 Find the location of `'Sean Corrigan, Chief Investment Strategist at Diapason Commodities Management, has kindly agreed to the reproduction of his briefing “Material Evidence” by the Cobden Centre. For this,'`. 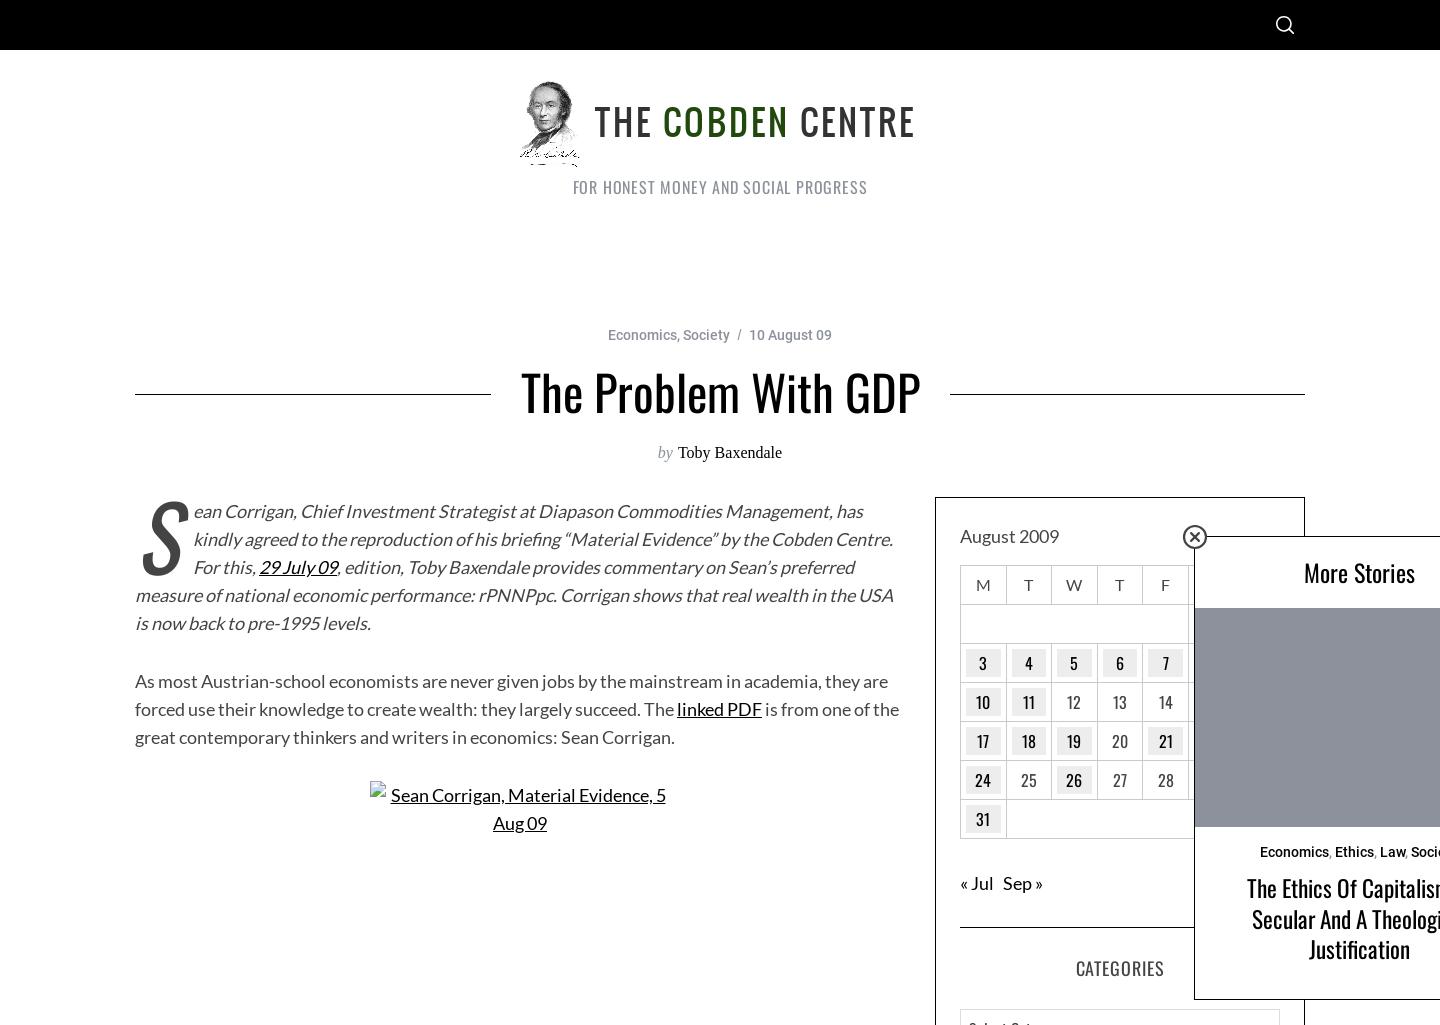

'Sean Corrigan, Chief Investment Strategist at Diapason Commodities Management, has kindly agreed to the reproduction of his briefing “Material Evidence” by the Cobden Centre. For this,' is located at coordinates (512, 532).